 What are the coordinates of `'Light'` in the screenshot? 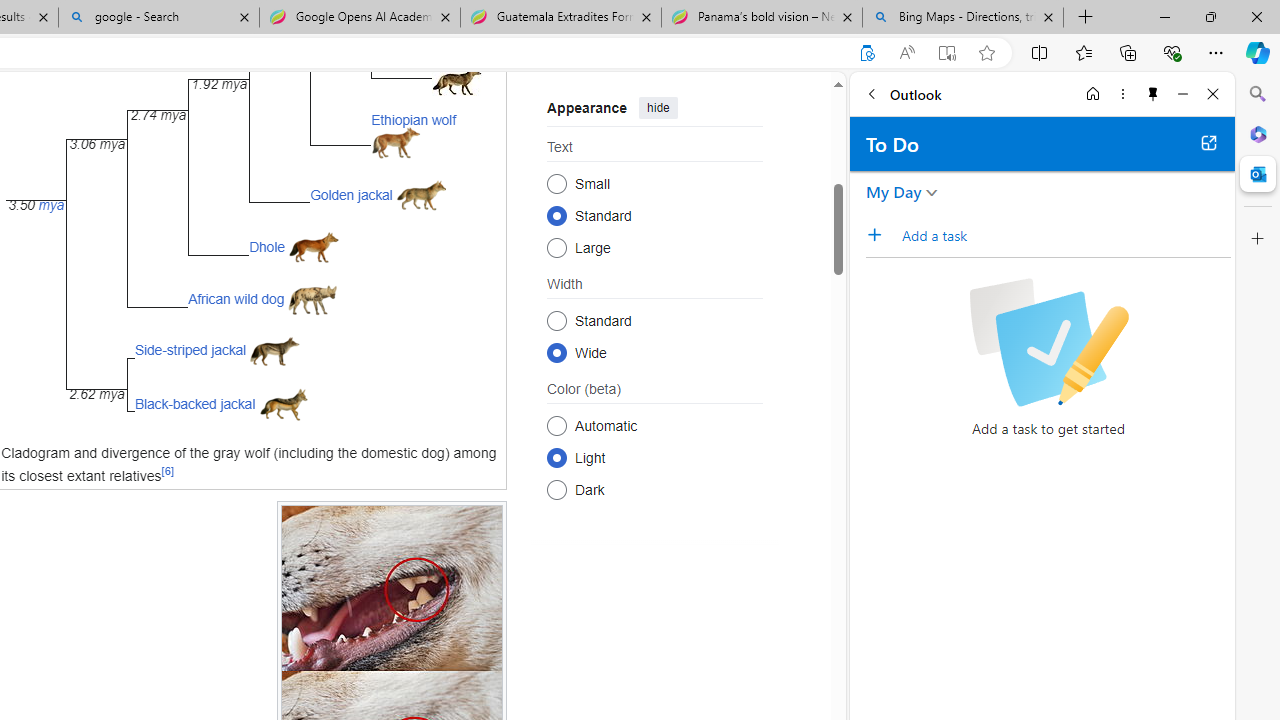 It's located at (556, 457).